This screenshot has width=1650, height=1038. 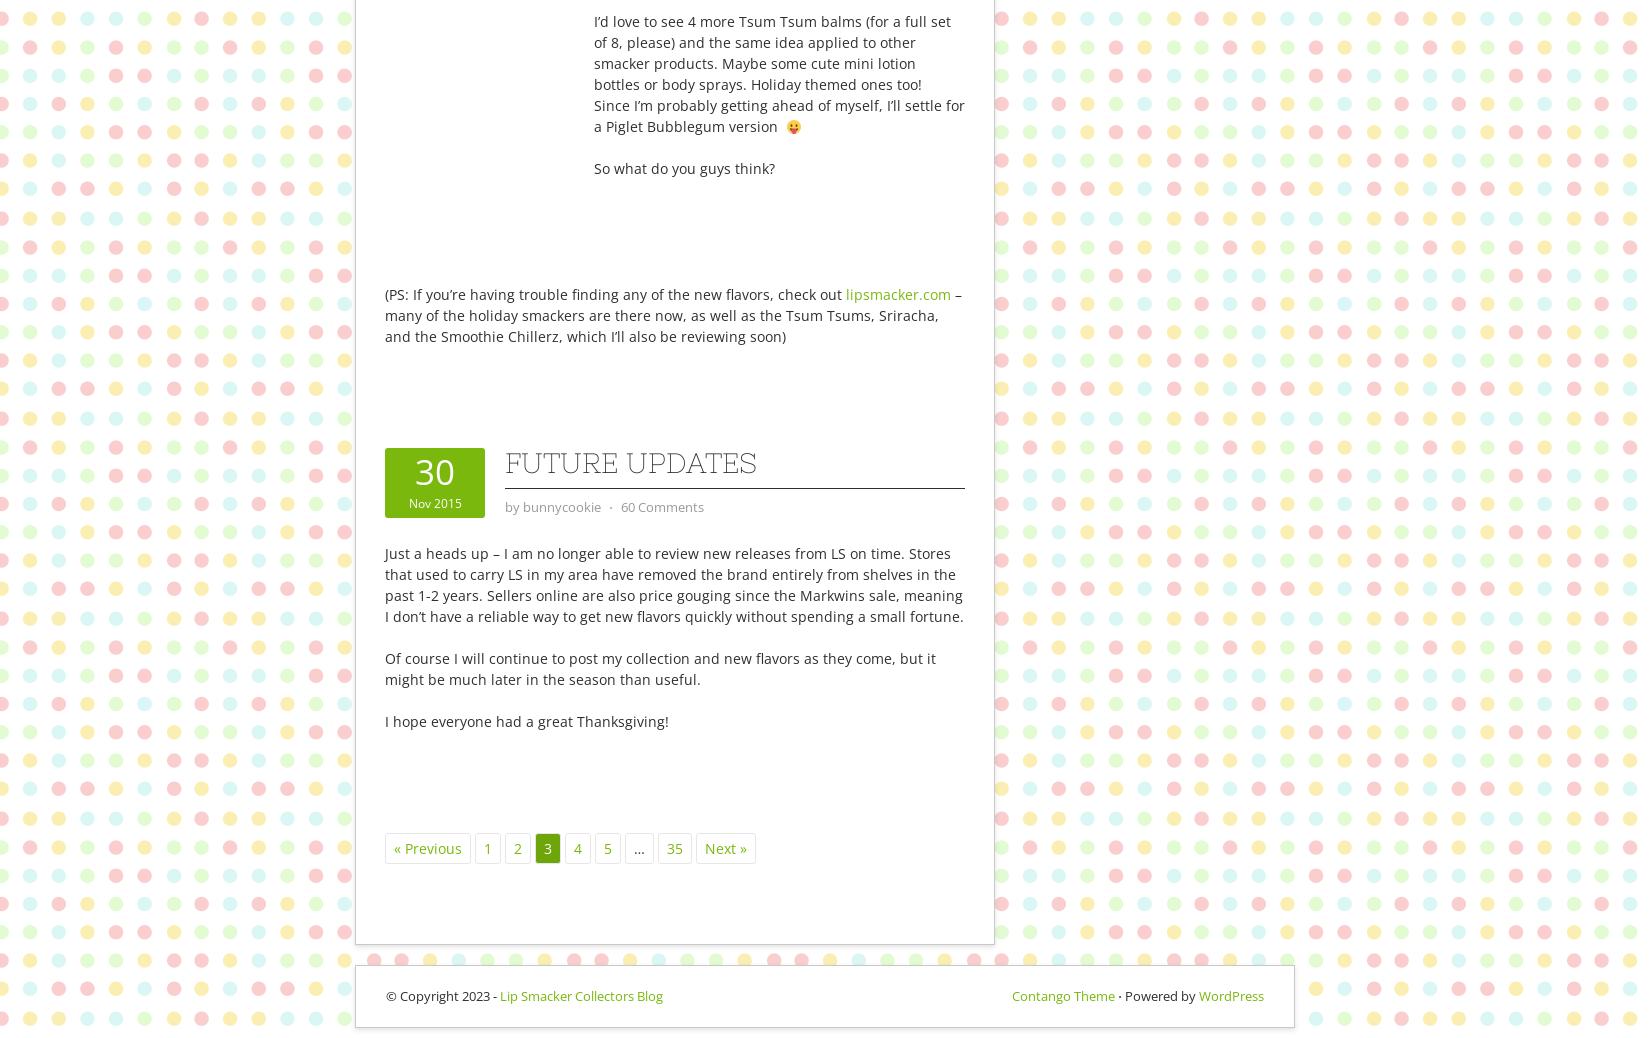 I want to click on 'bunnycookie', so click(x=522, y=506).